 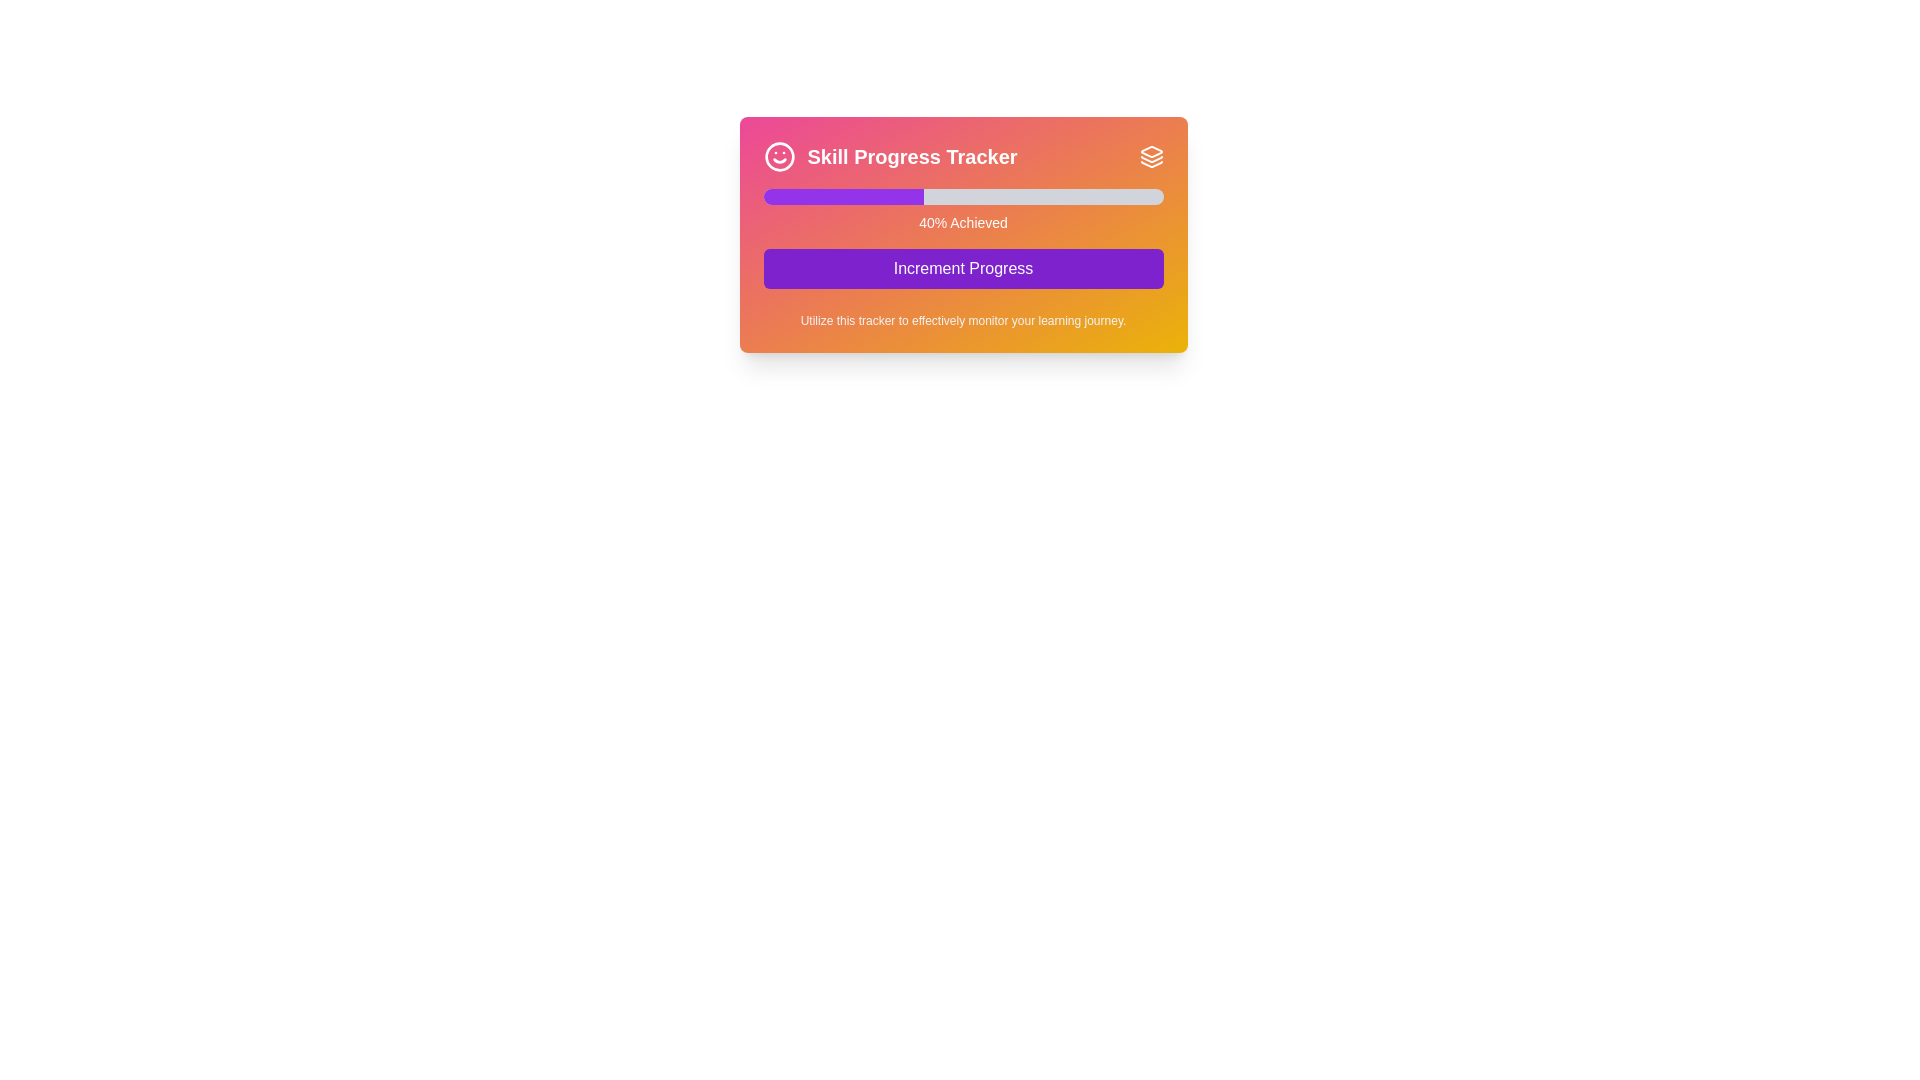 I want to click on the Icon that signifies layers or an organizational structure located at the top-right corner of the 'Skill Progress Tracker' box, so click(x=1151, y=156).